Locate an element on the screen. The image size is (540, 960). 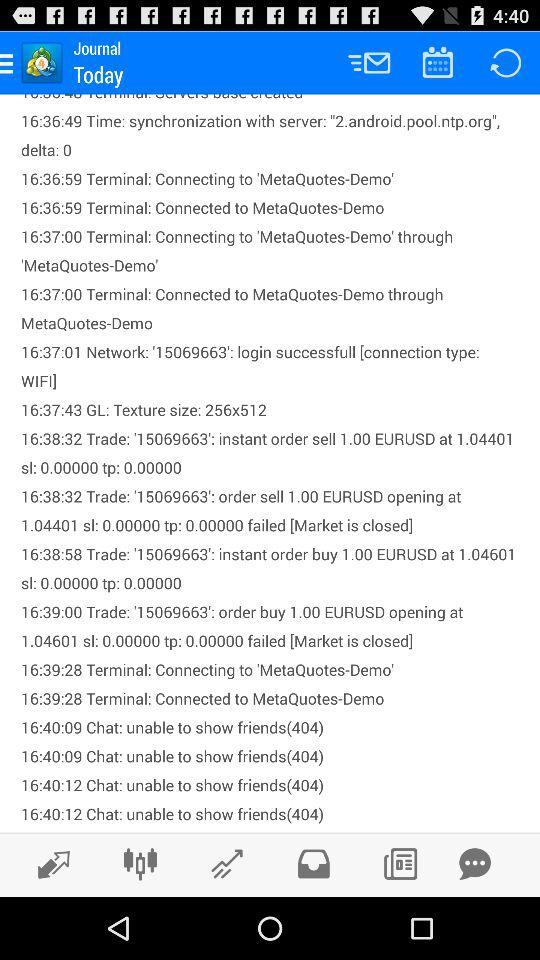
the chat icon is located at coordinates (474, 924).